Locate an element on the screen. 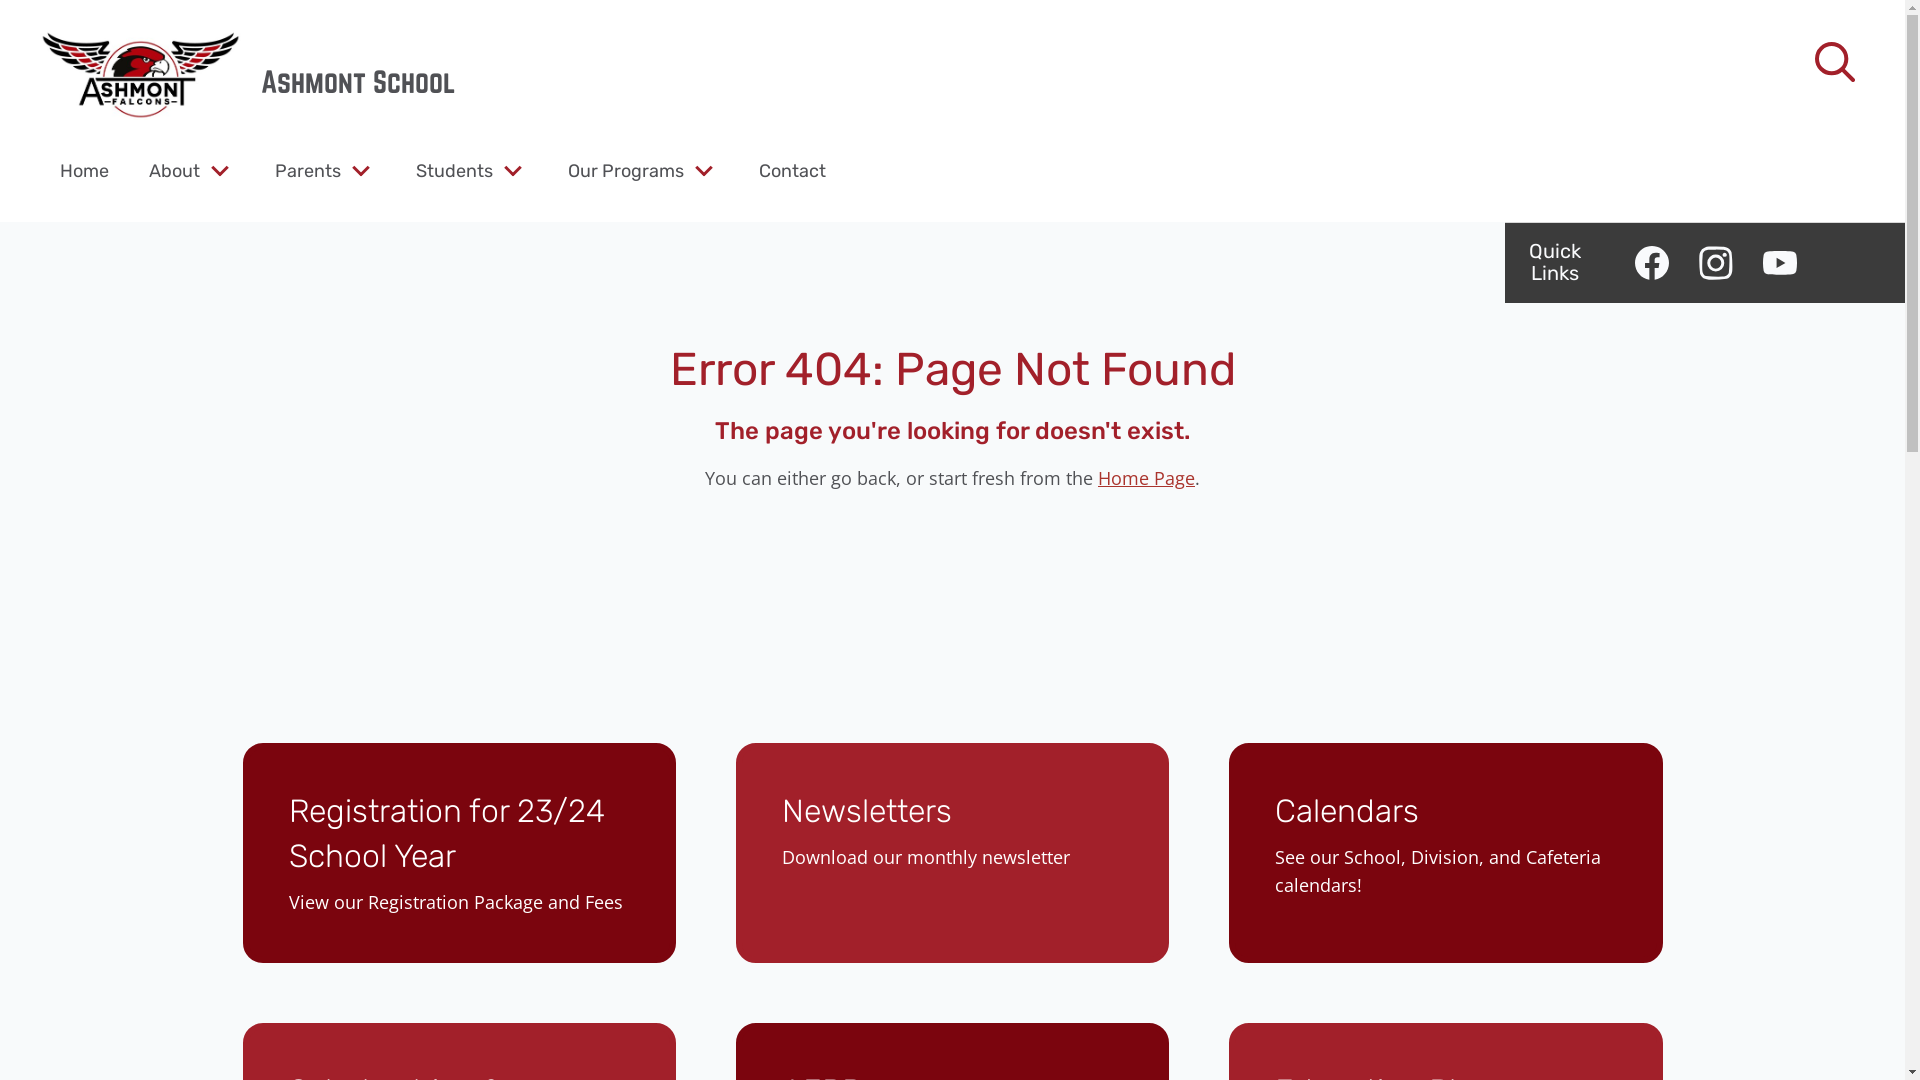 This screenshot has width=1920, height=1080. 'Students' is located at coordinates (453, 169).